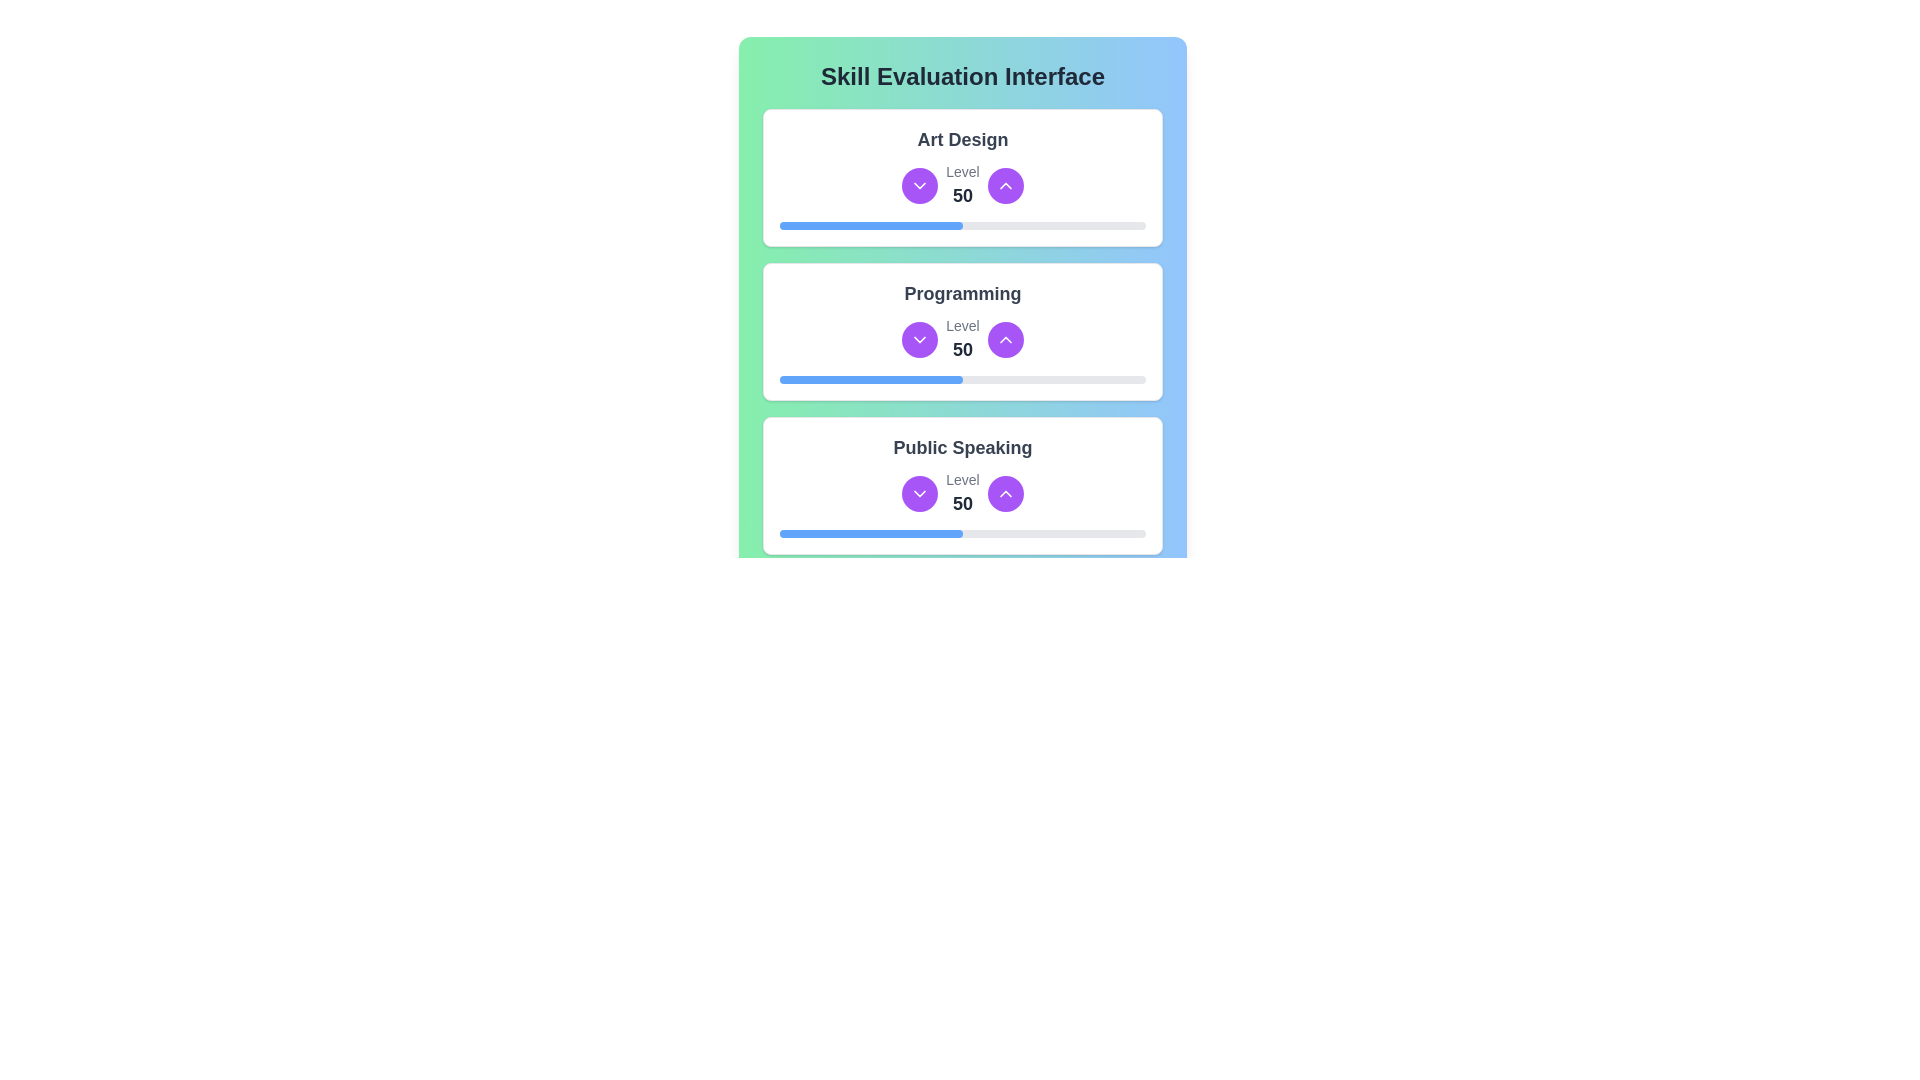 Image resolution: width=1920 pixels, height=1080 pixels. Describe the element at coordinates (1005, 493) in the screenshot. I see `the circular button with a purple background and white upward arrow icon located to the right of the 'Level 50' text in the 'Public Speaking' skill section` at that location.